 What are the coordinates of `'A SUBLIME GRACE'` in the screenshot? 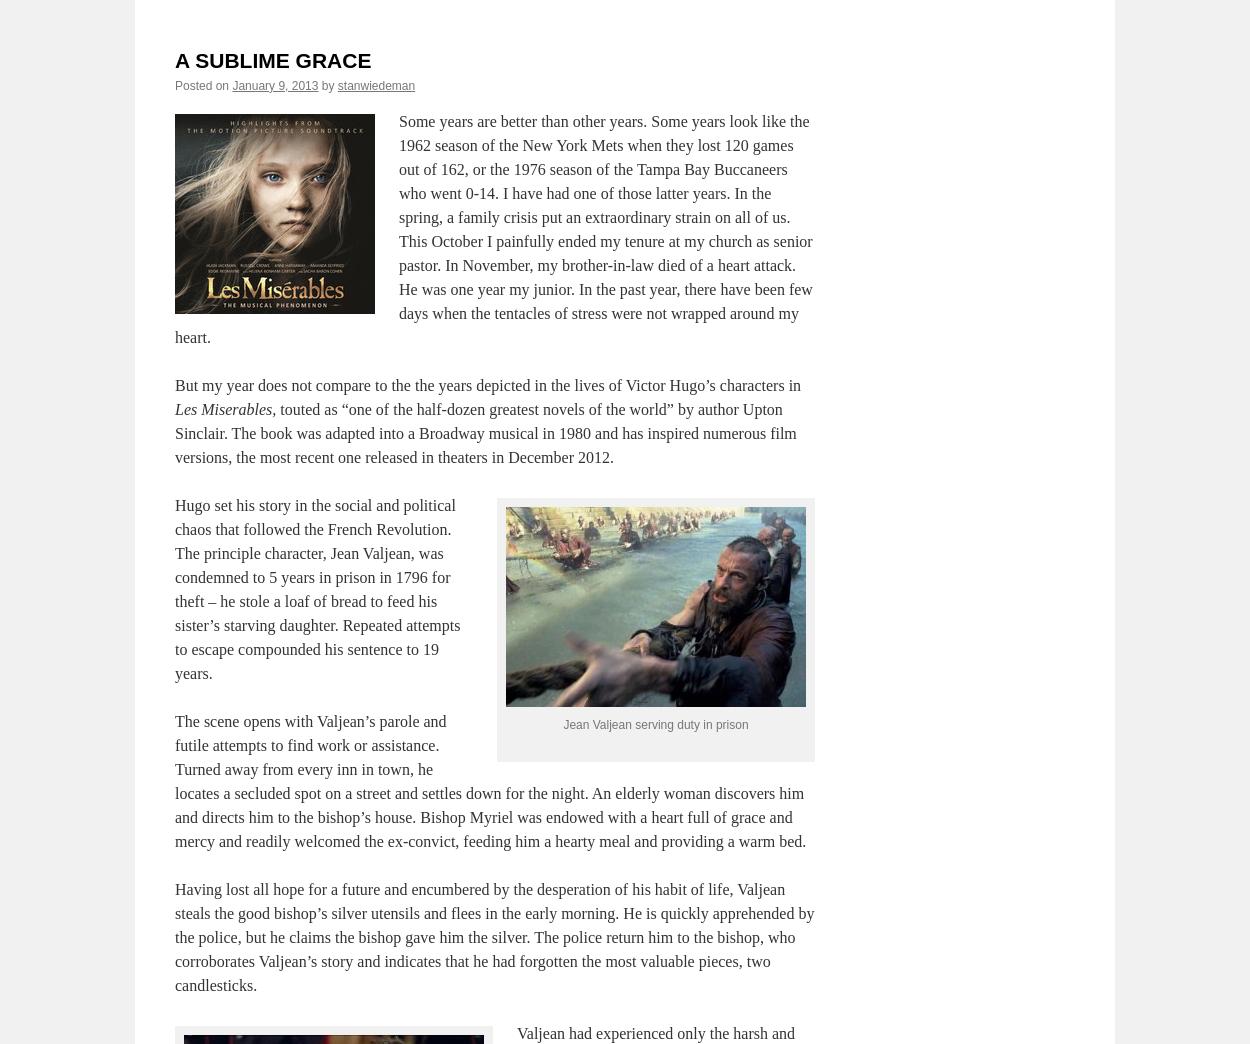 It's located at (273, 58).